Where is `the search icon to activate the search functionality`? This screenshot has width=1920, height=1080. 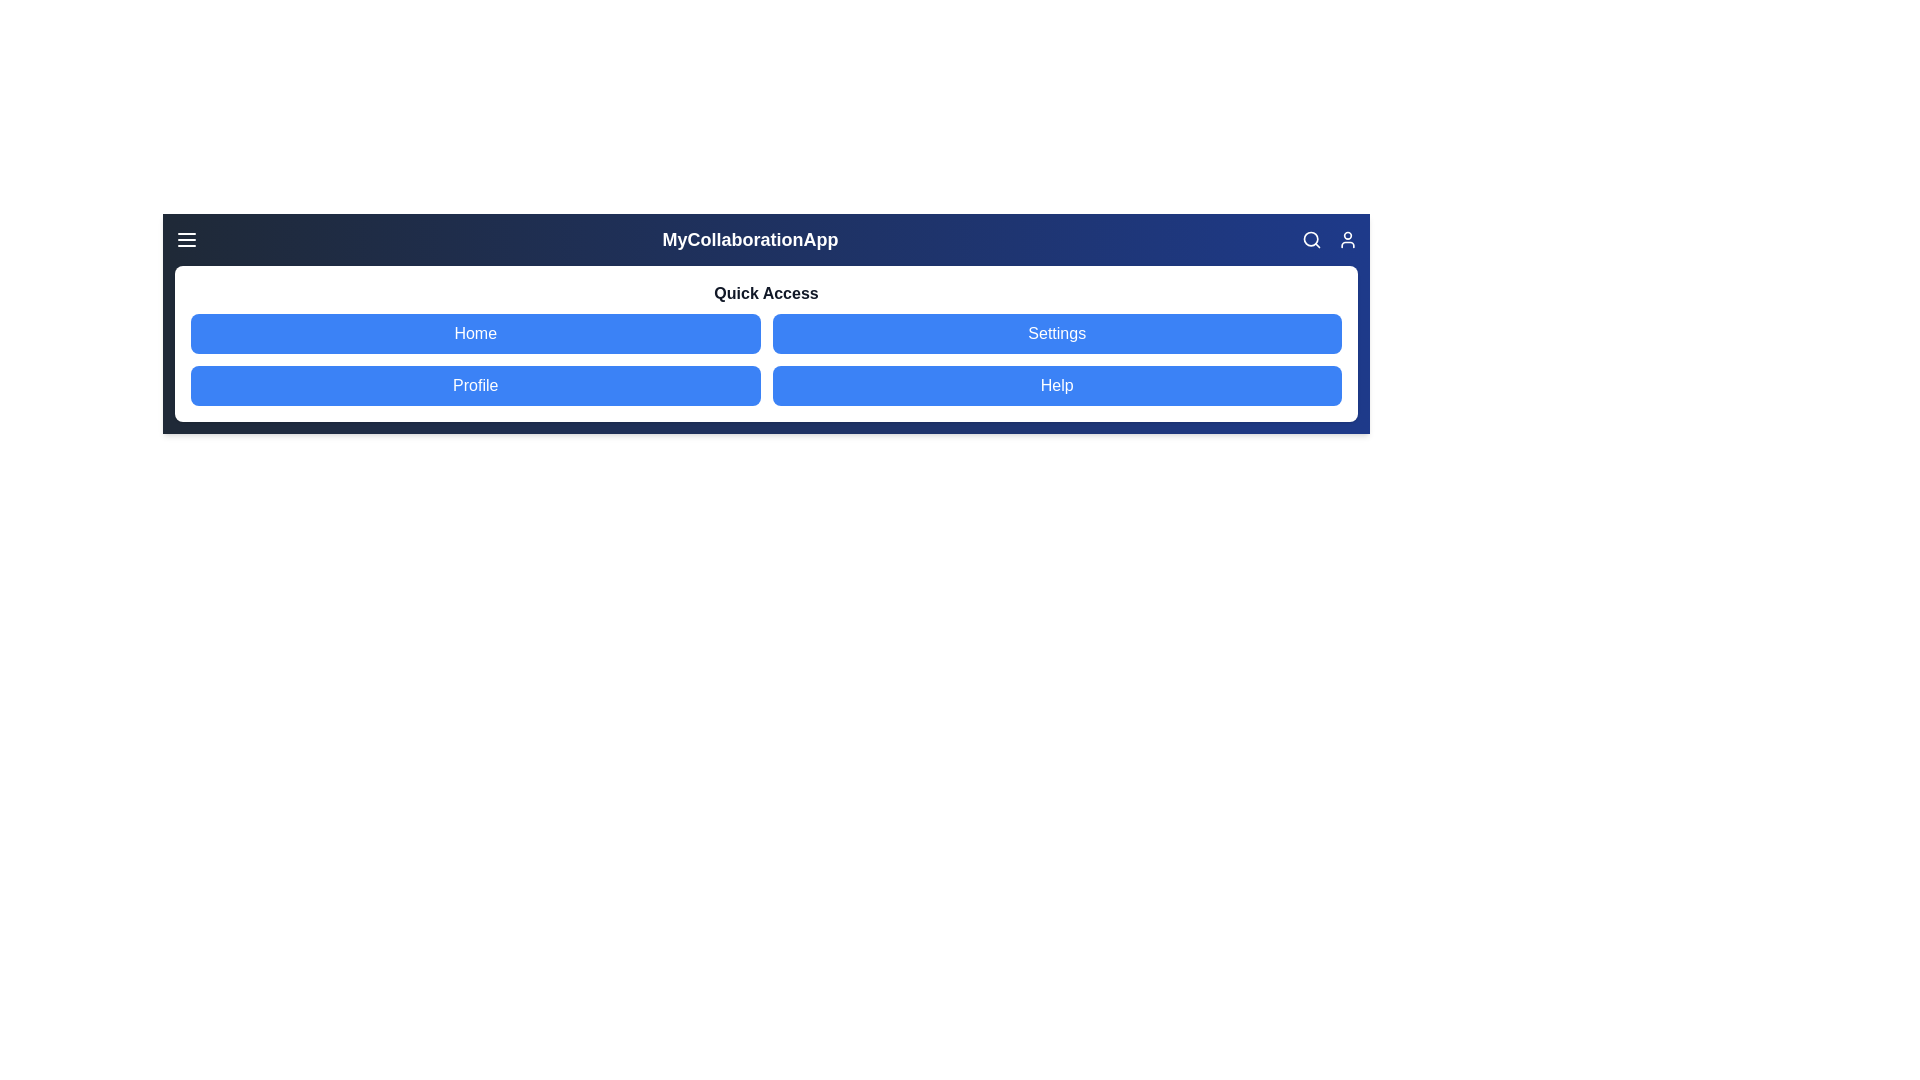 the search icon to activate the search functionality is located at coordinates (1311, 238).